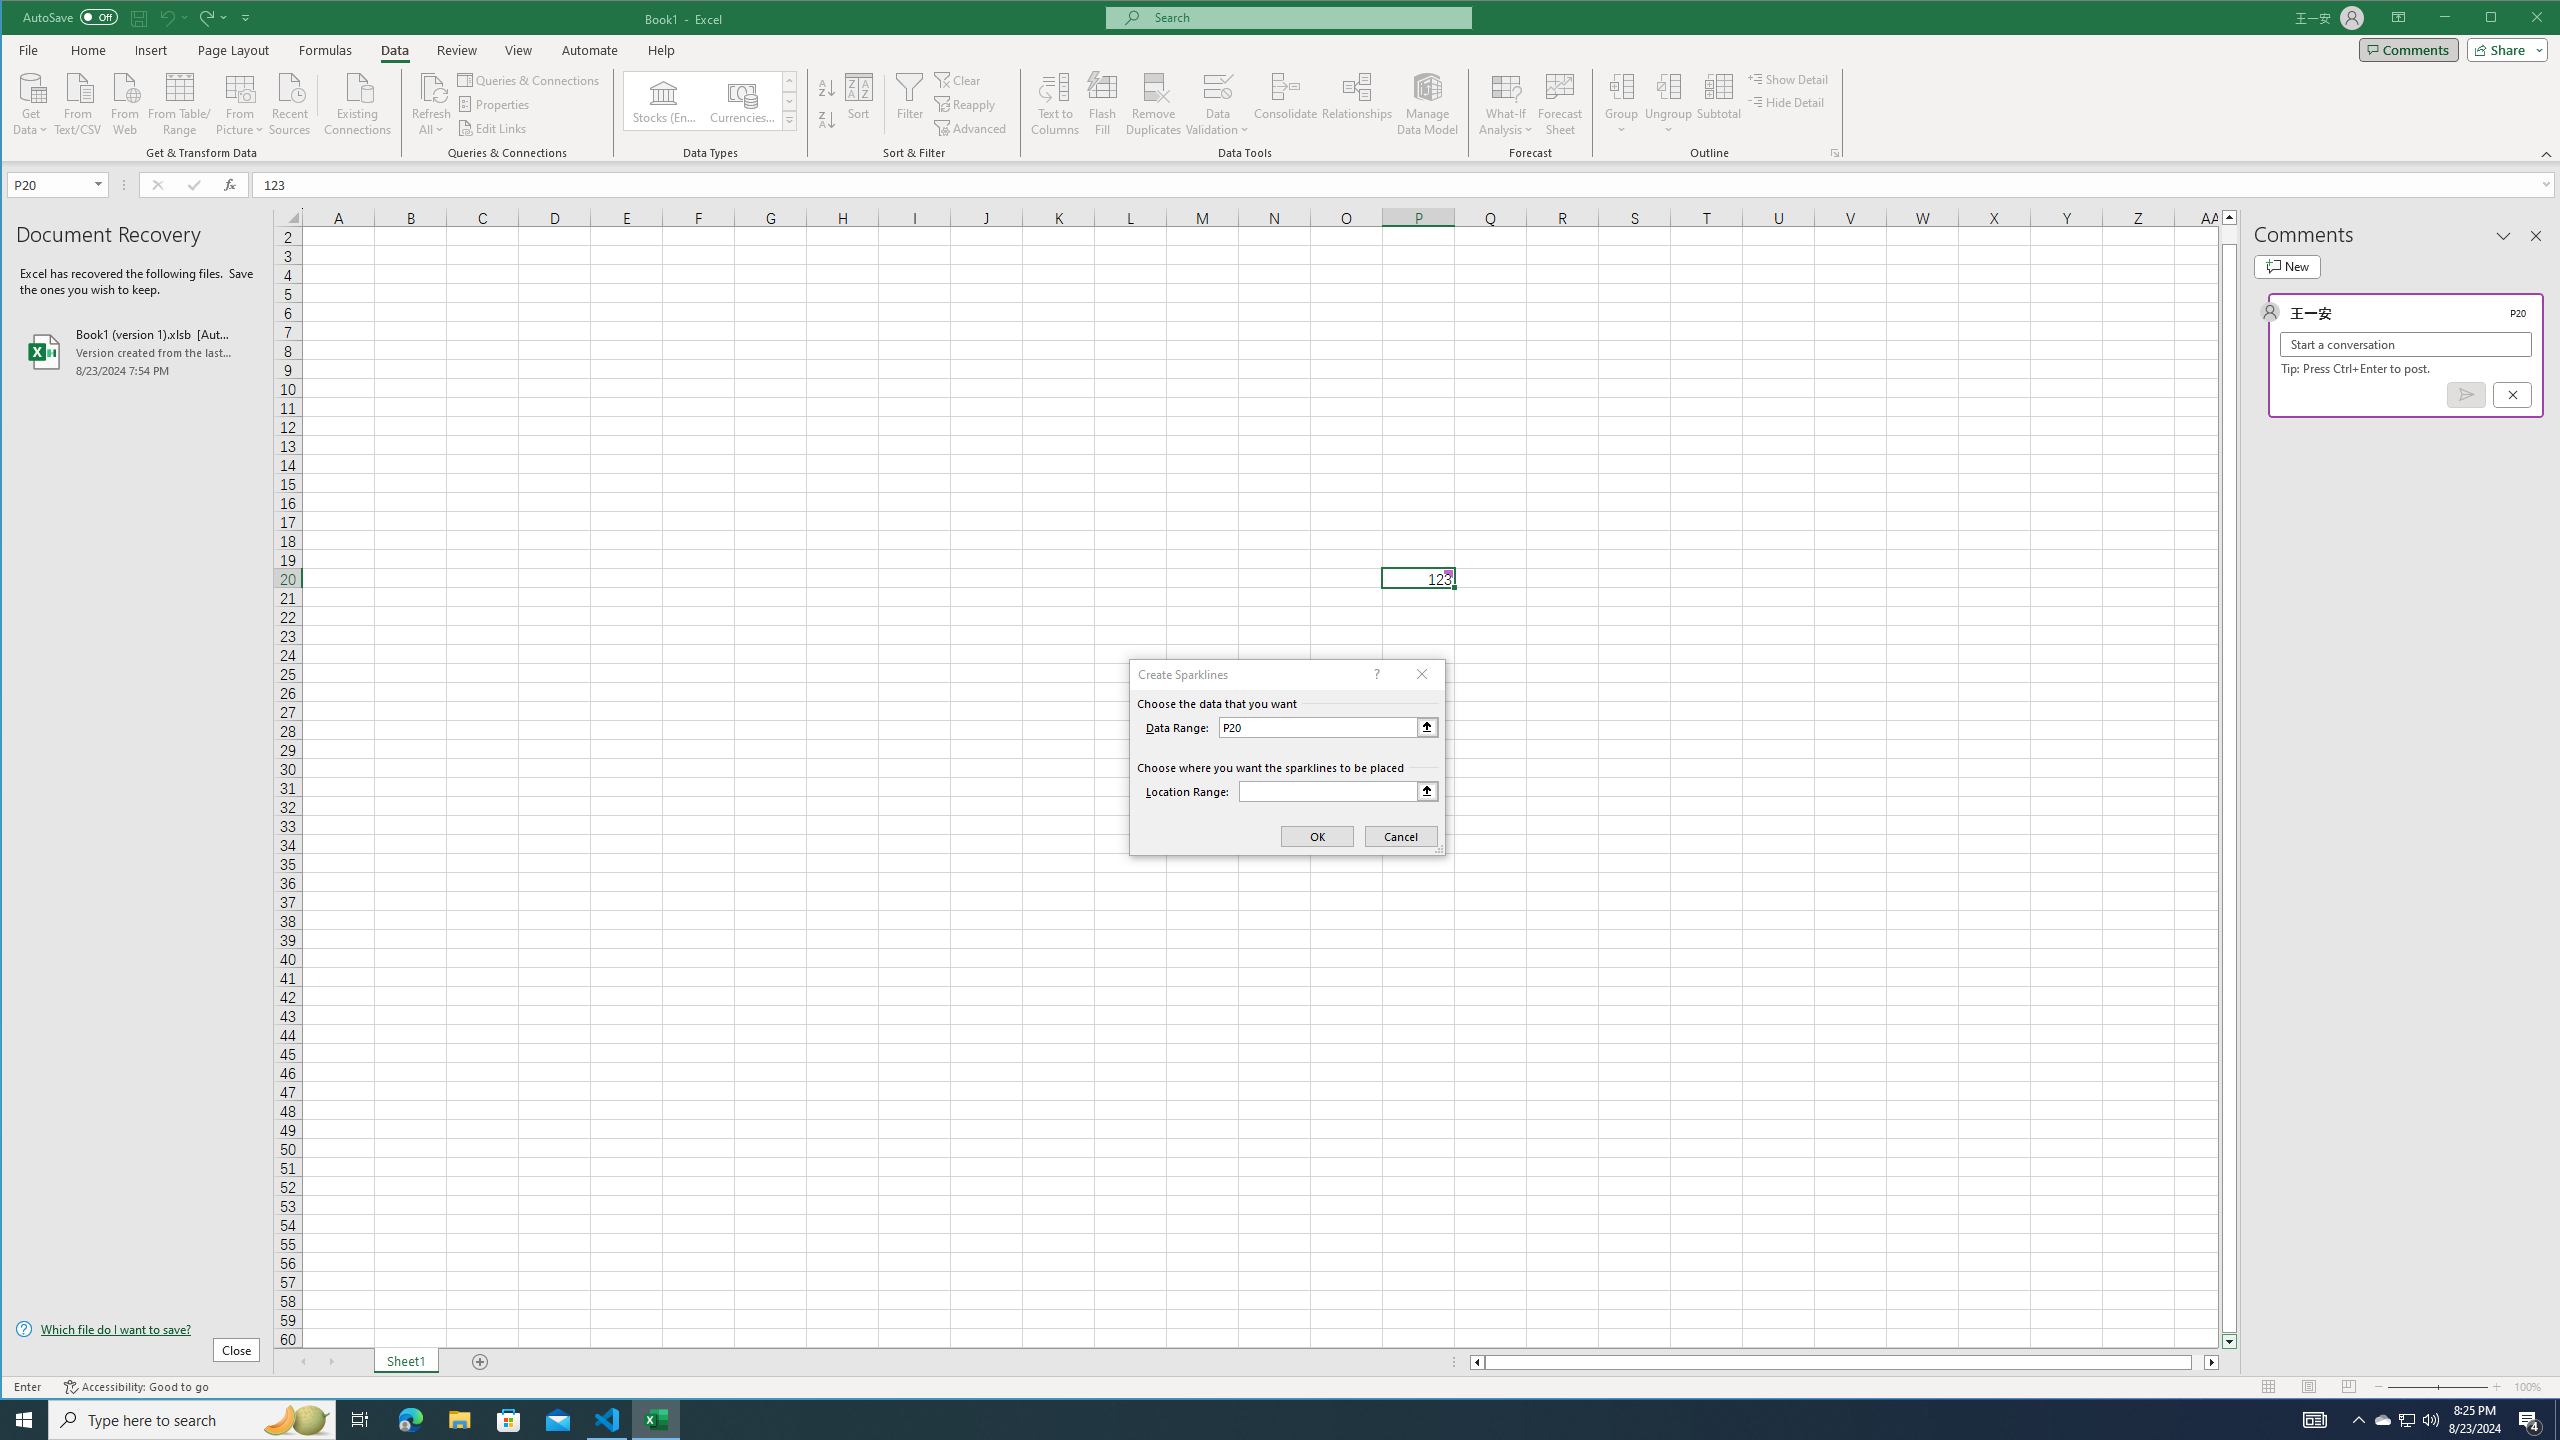 The height and width of the screenshot is (1440, 2560). What do you see at coordinates (826, 87) in the screenshot?
I see `'Sort Smallest to Largest'` at bounding box center [826, 87].